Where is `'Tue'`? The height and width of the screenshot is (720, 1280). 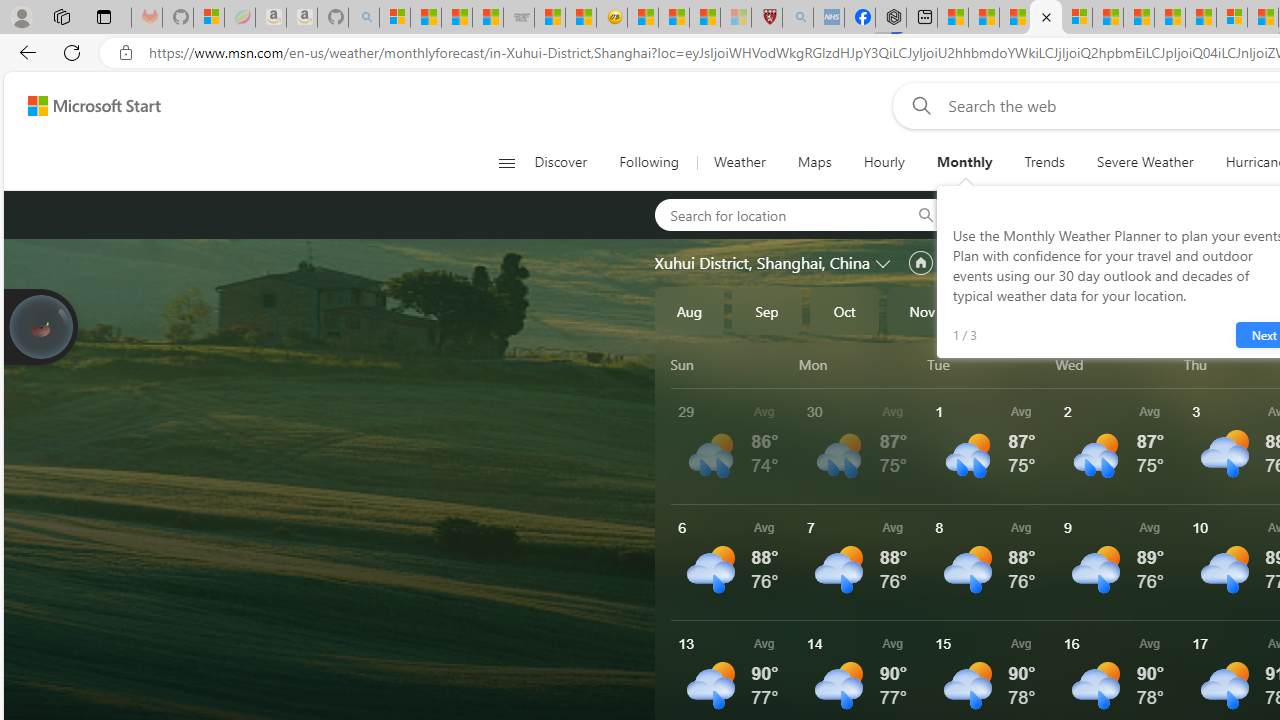
'Tue' is located at coordinates (988, 364).